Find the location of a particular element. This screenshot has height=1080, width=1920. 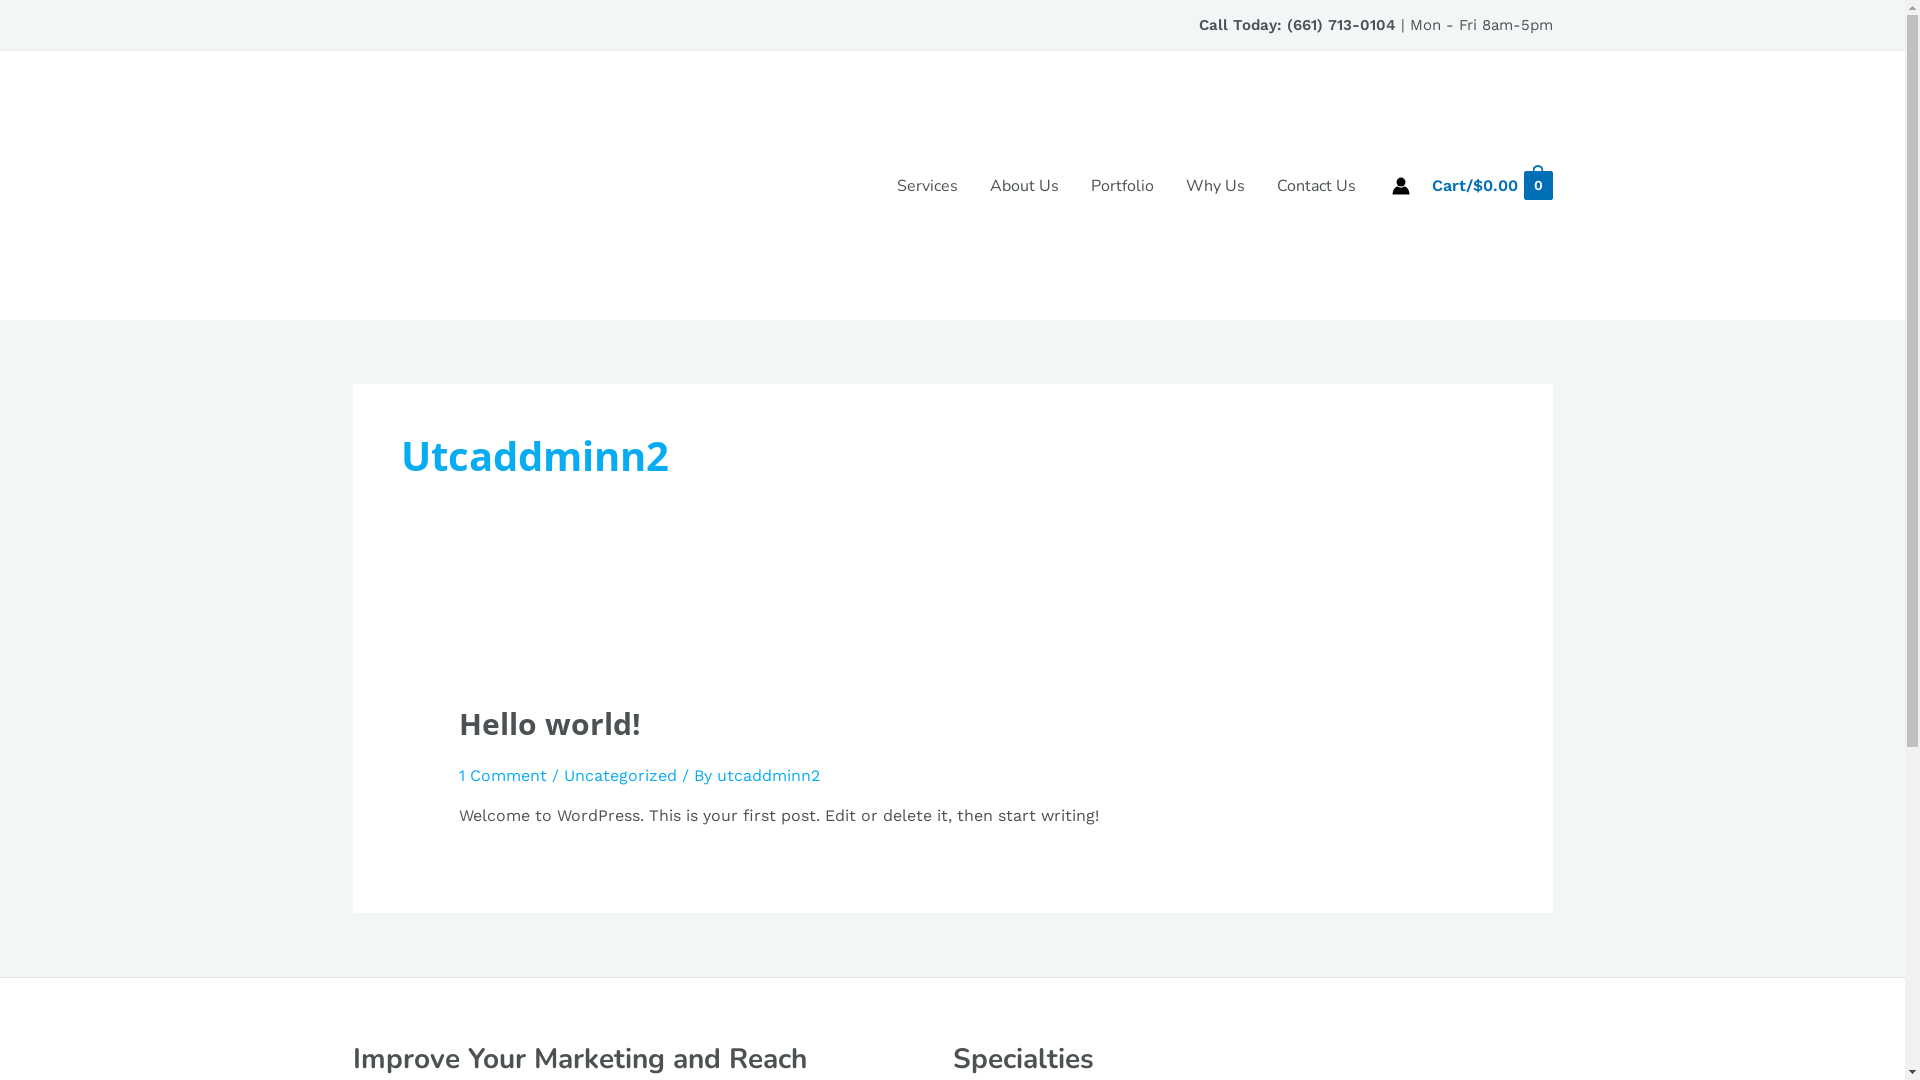

'Uncategorized' is located at coordinates (619, 774).